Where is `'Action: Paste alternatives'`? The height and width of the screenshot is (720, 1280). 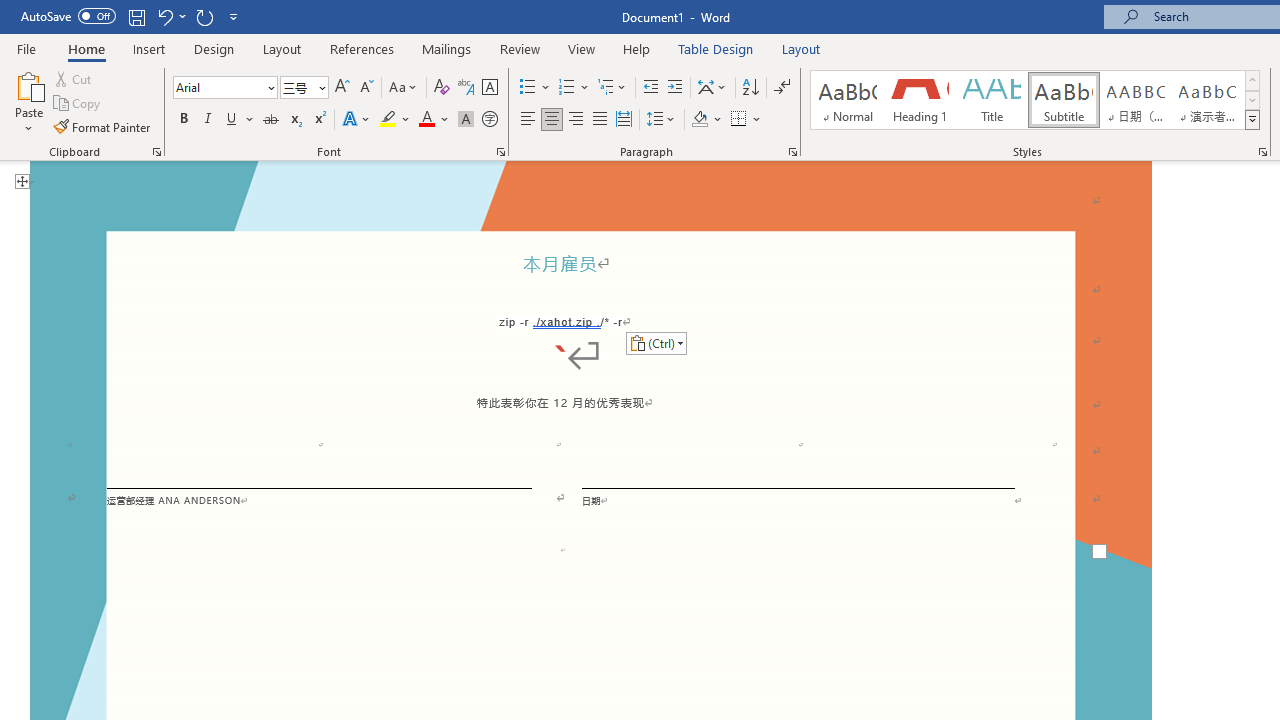
'Action: Paste alternatives' is located at coordinates (656, 342).